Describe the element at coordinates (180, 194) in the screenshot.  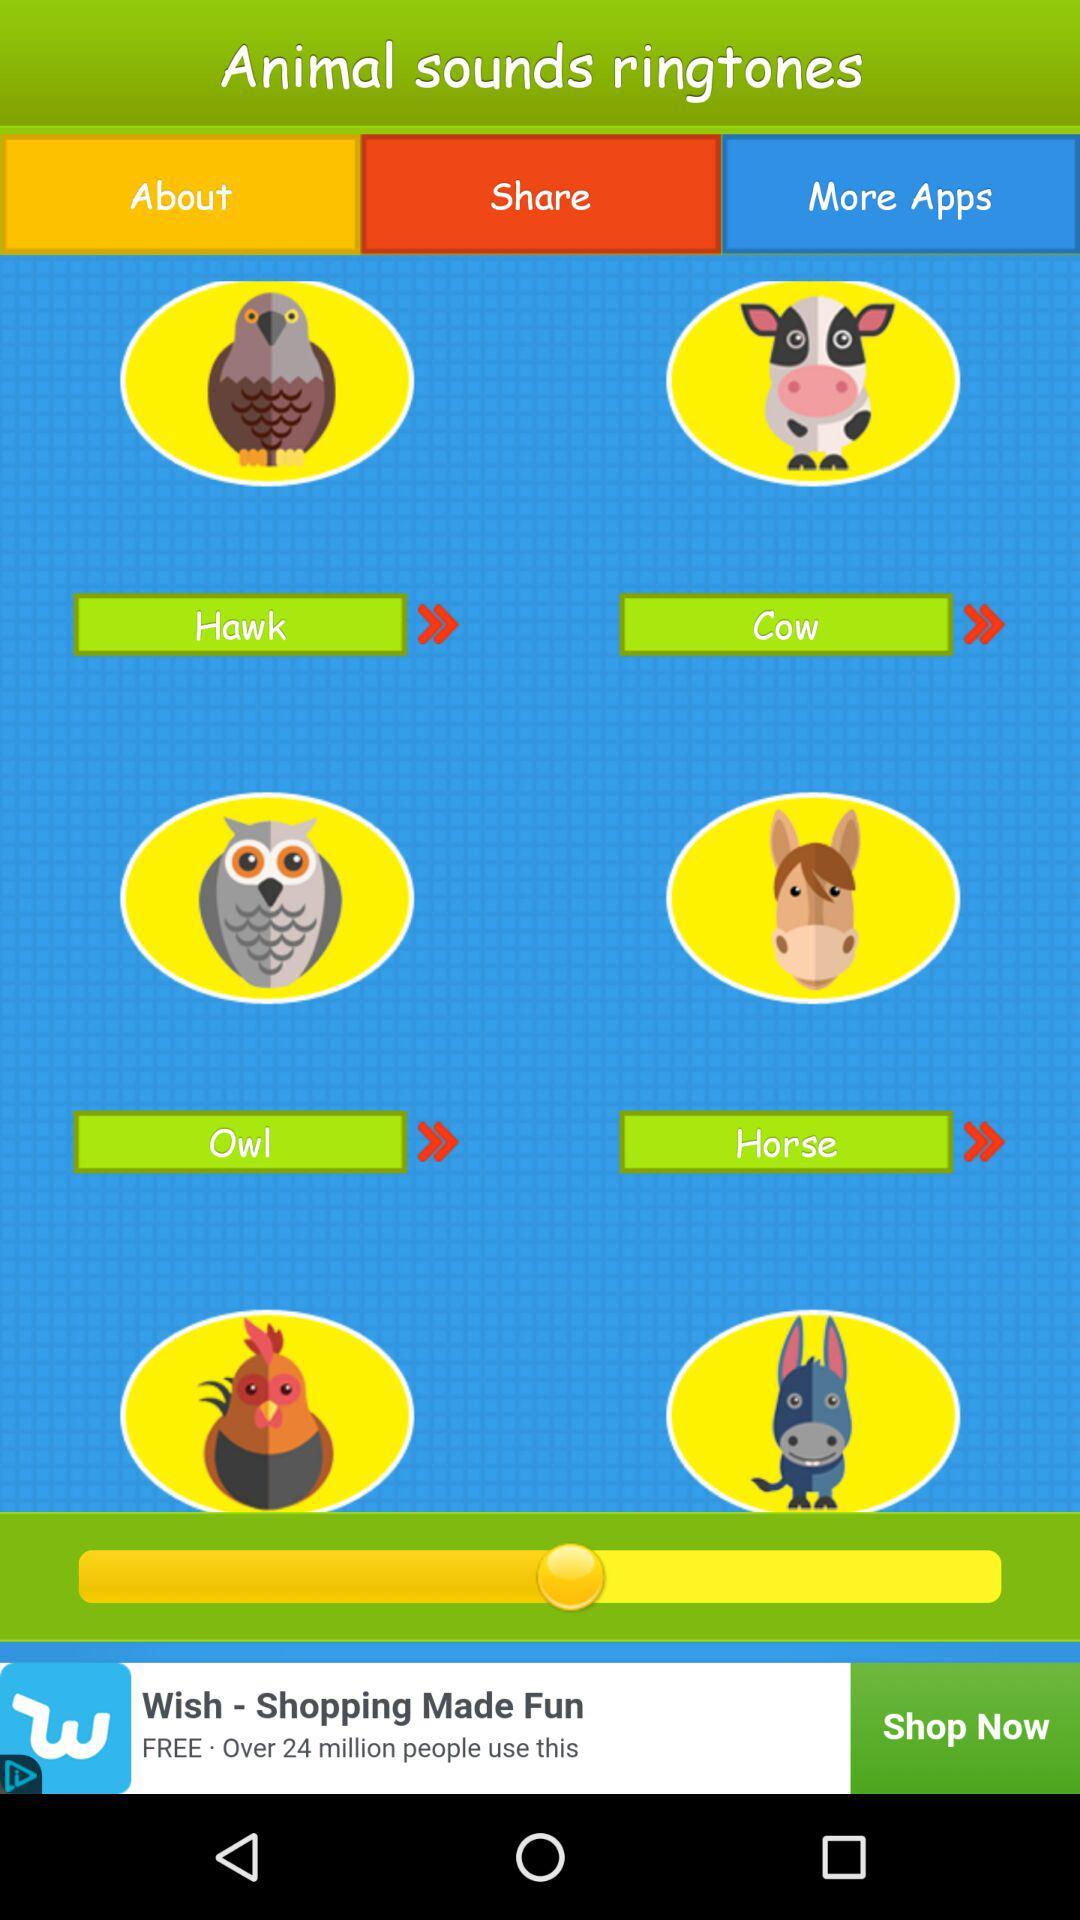
I see `item to the left of the share icon` at that location.